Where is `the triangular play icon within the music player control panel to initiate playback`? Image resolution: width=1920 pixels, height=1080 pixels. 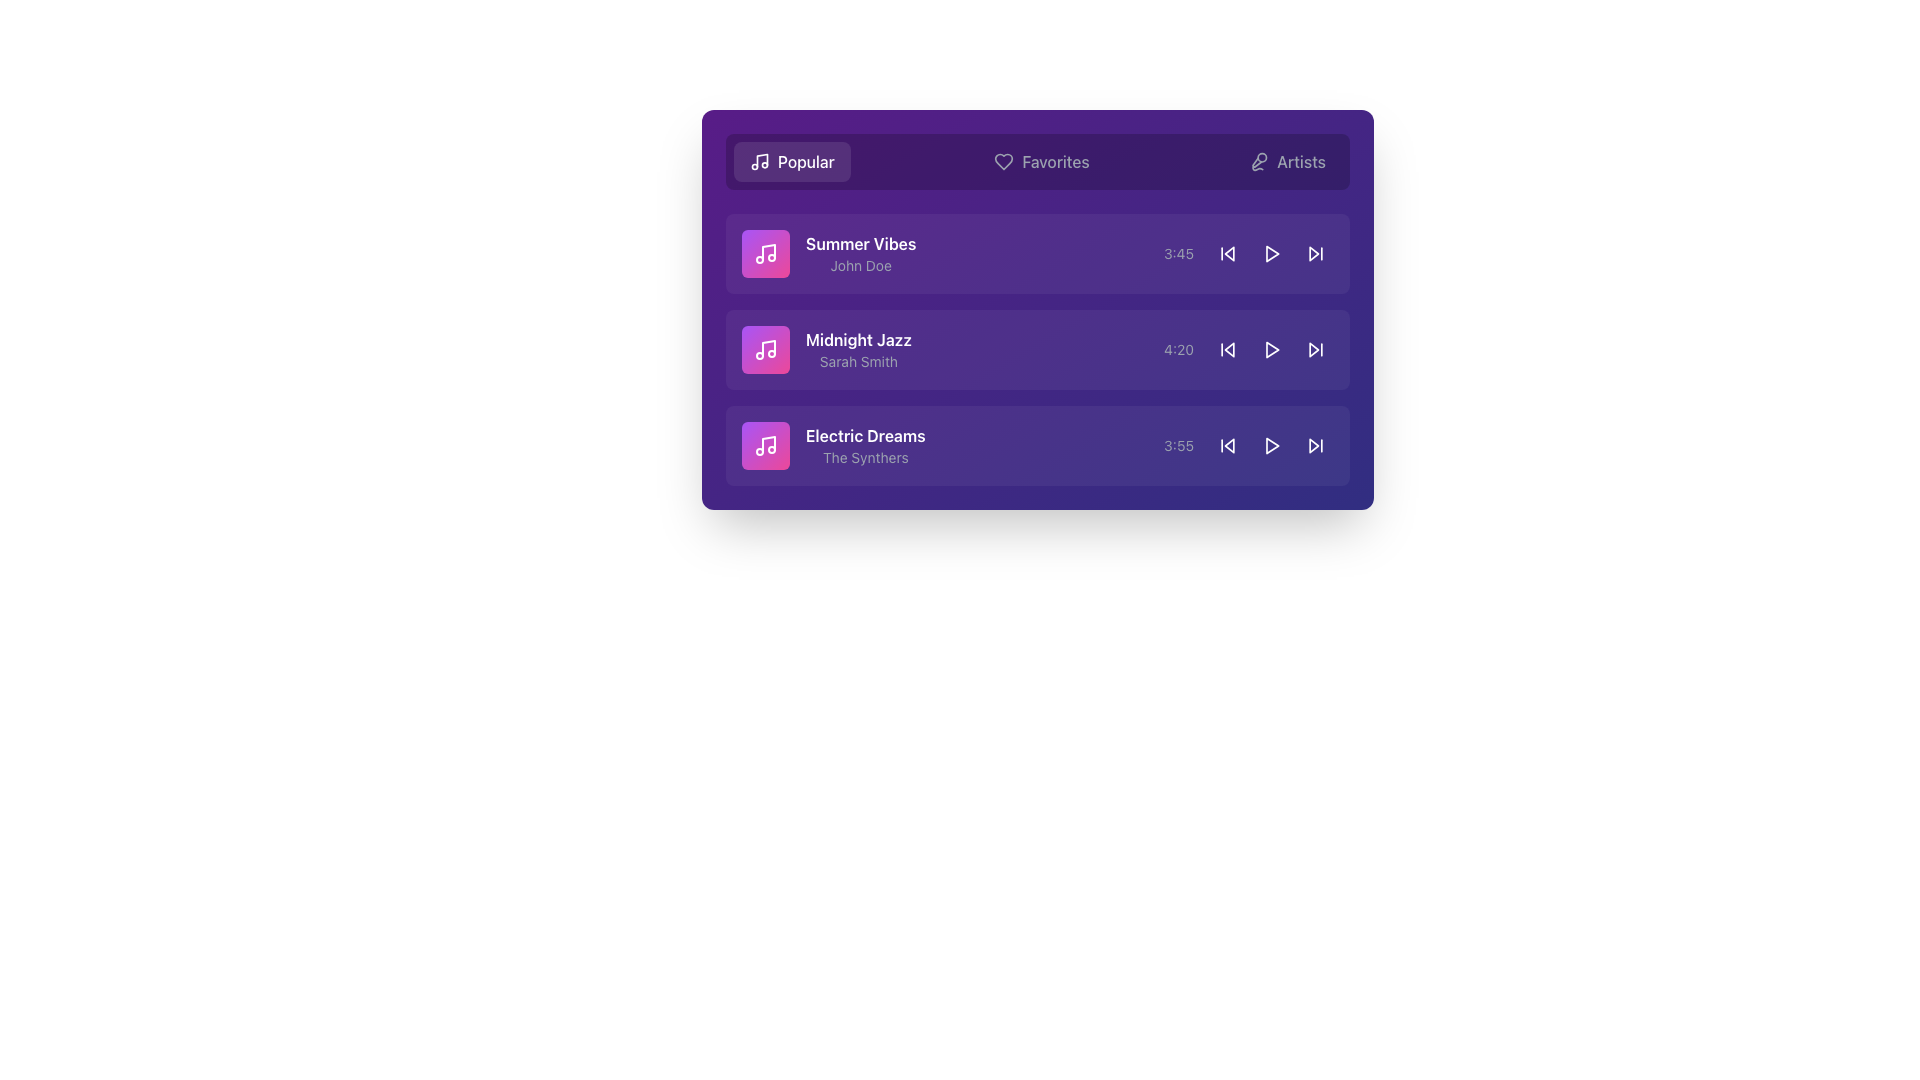
the triangular play icon within the music player control panel to initiate playback is located at coordinates (1271, 253).